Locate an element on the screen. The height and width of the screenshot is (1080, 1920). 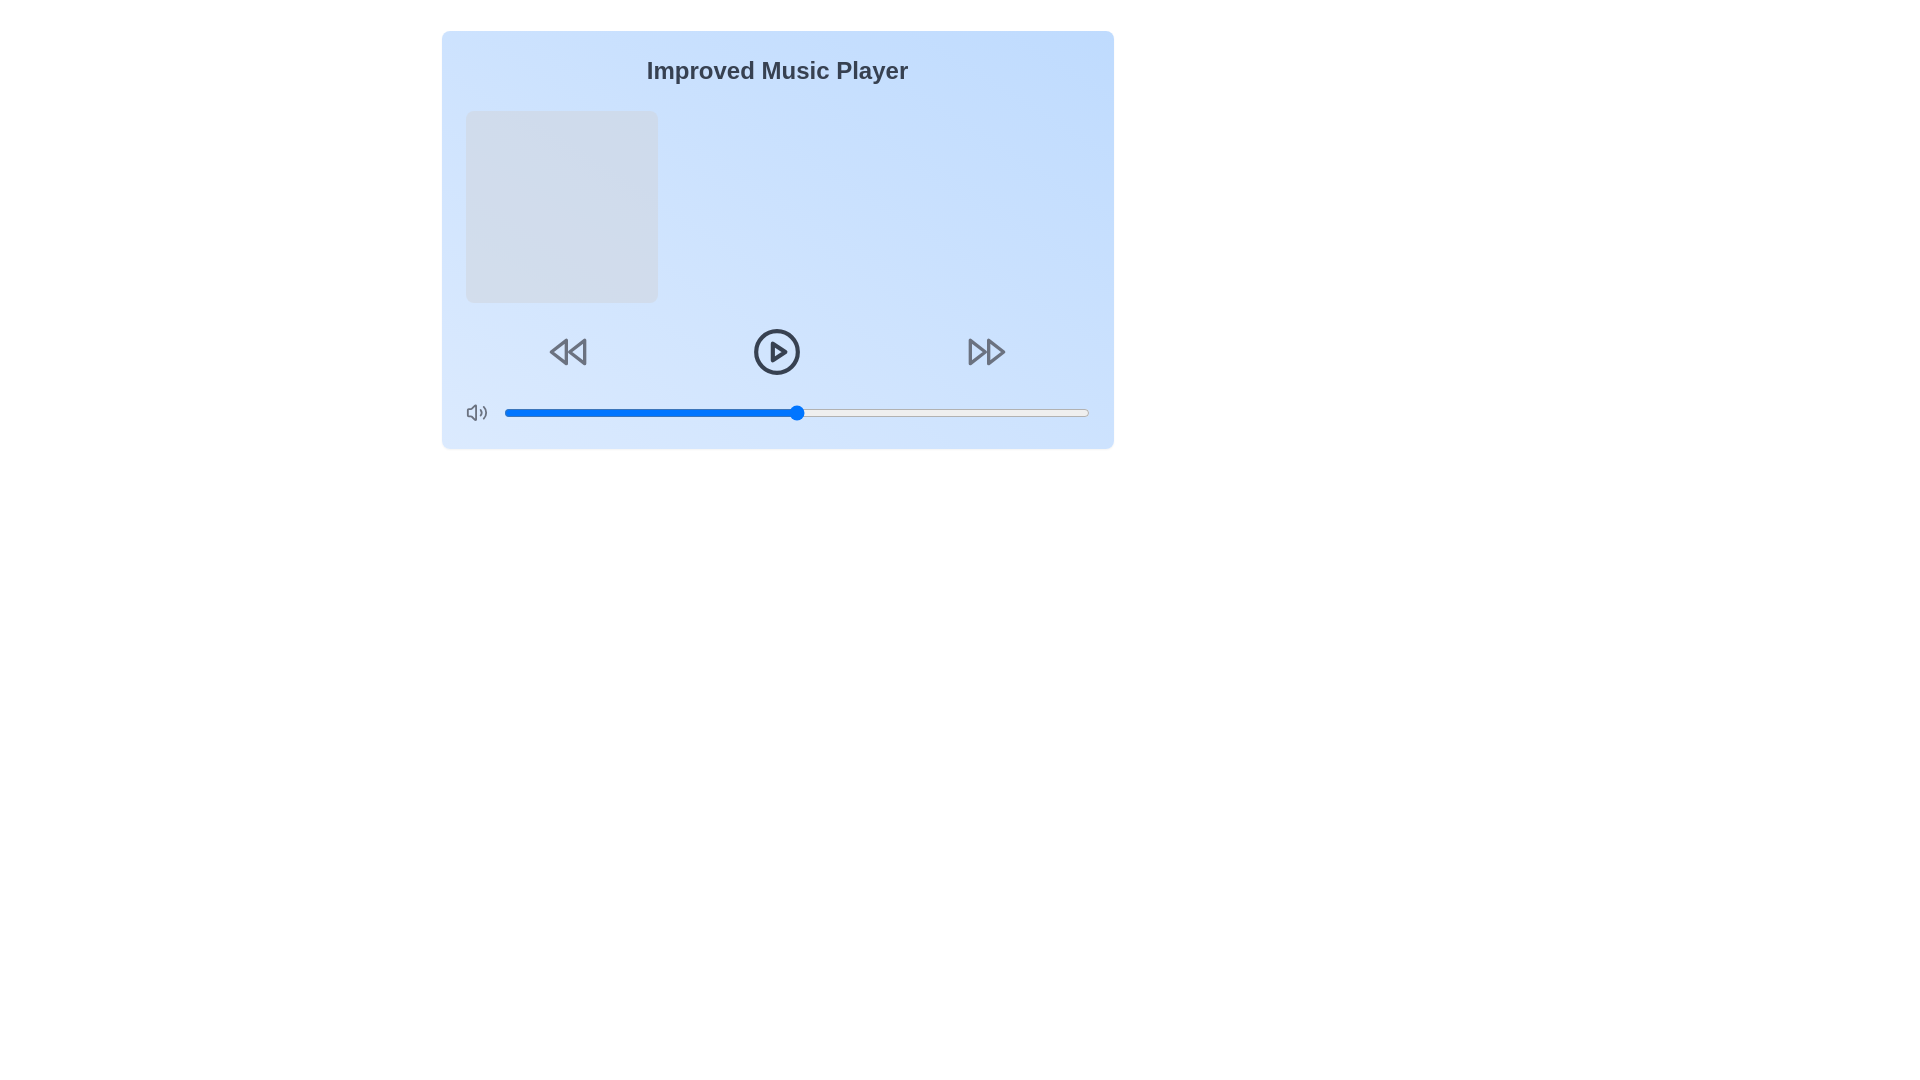
the slider value is located at coordinates (573, 411).